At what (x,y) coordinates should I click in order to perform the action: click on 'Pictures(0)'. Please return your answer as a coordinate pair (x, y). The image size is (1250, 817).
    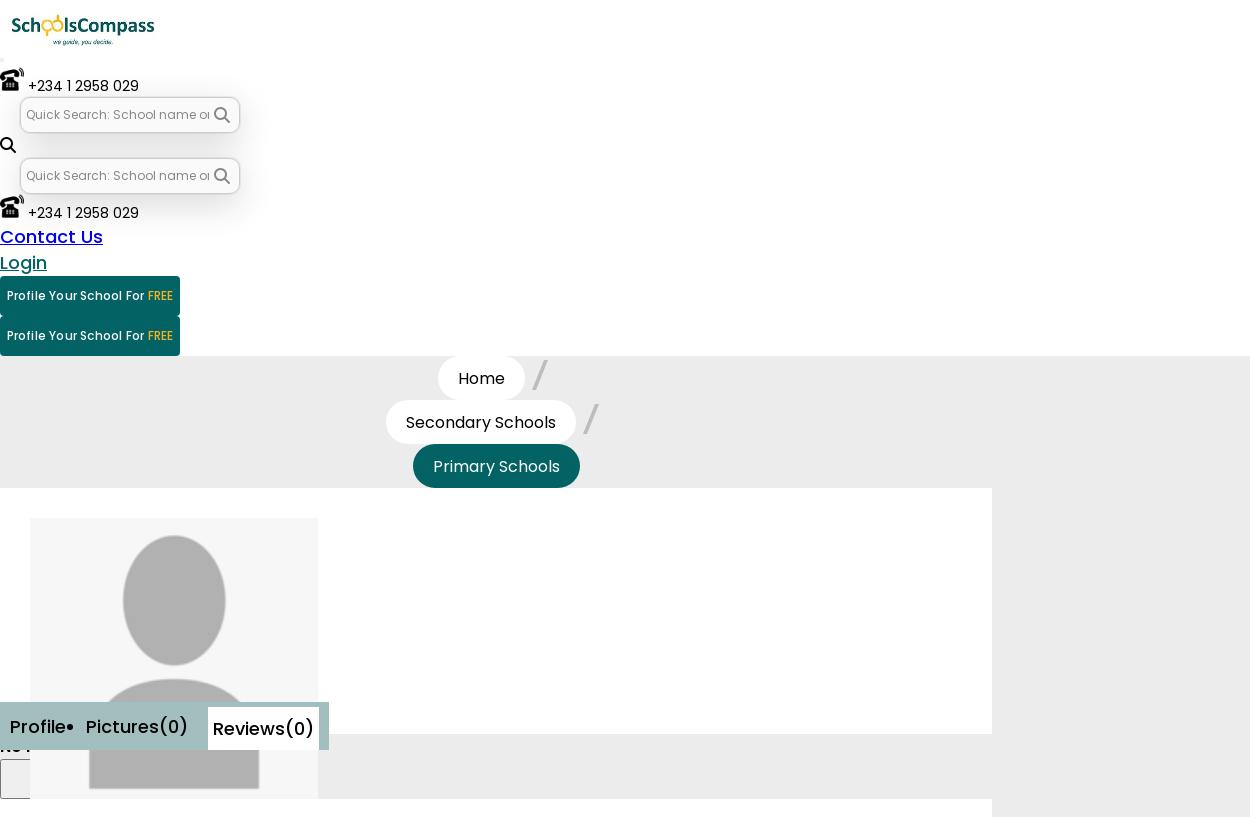
    Looking at the image, I should click on (137, 724).